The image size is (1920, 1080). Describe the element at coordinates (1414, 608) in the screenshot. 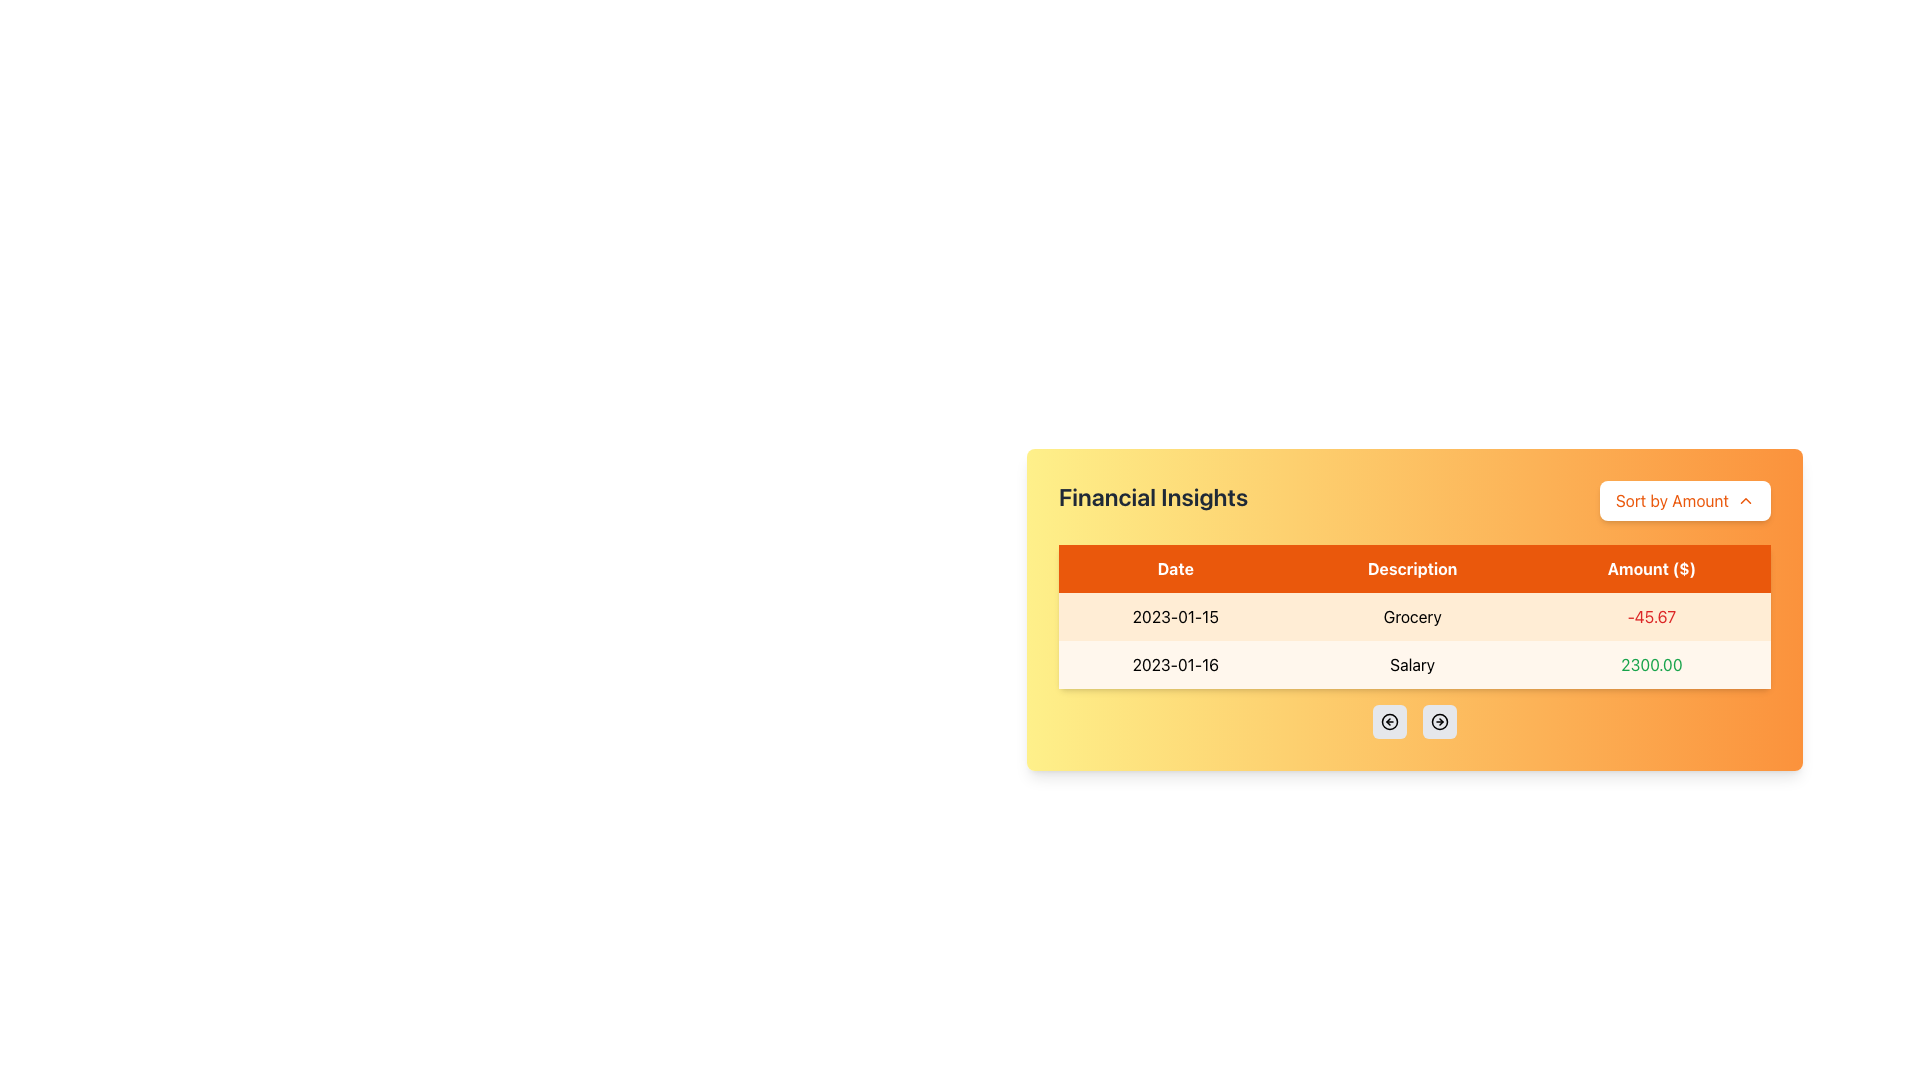

I see `the descriptive text element for the financial record dated '2023-01-15', located in the second row and second column of the table under the 'Description' header` at that location.